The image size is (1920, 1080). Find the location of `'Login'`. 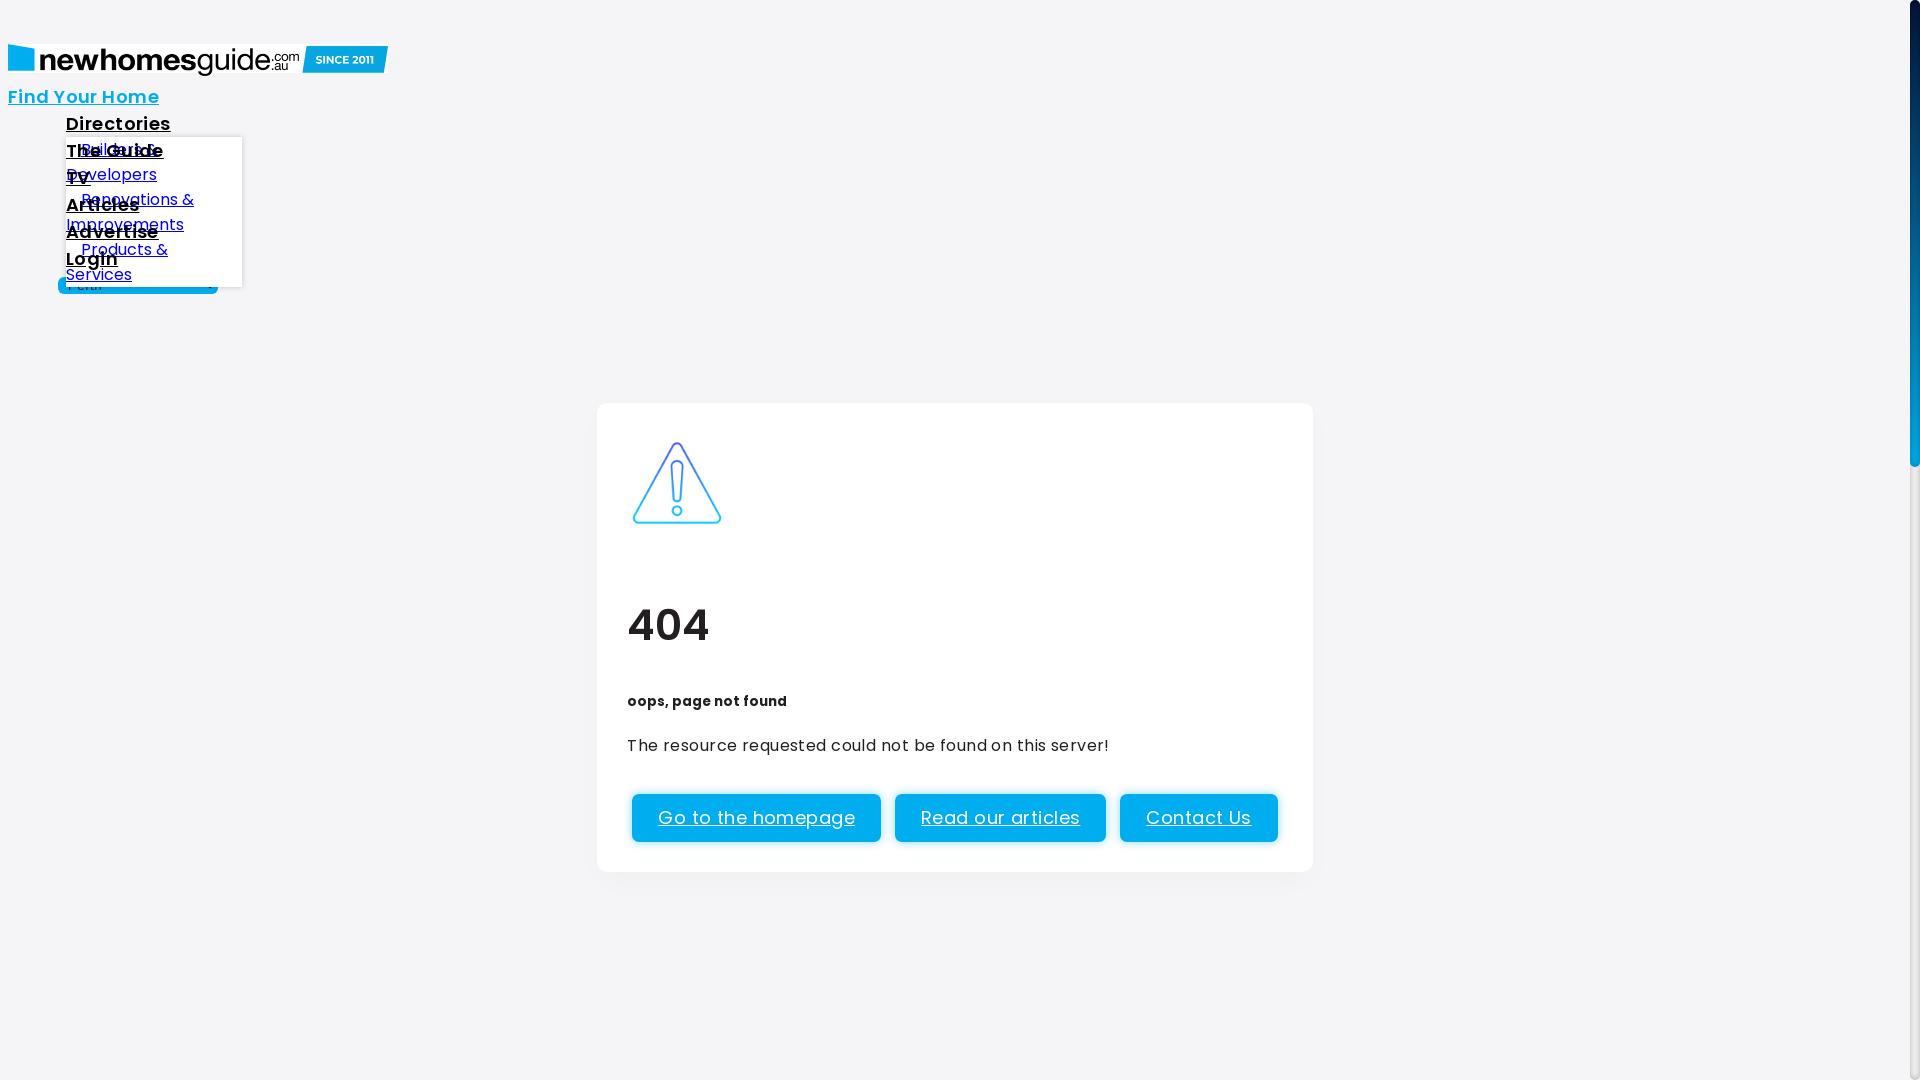

'Login' is located at coordinates (66, 257).